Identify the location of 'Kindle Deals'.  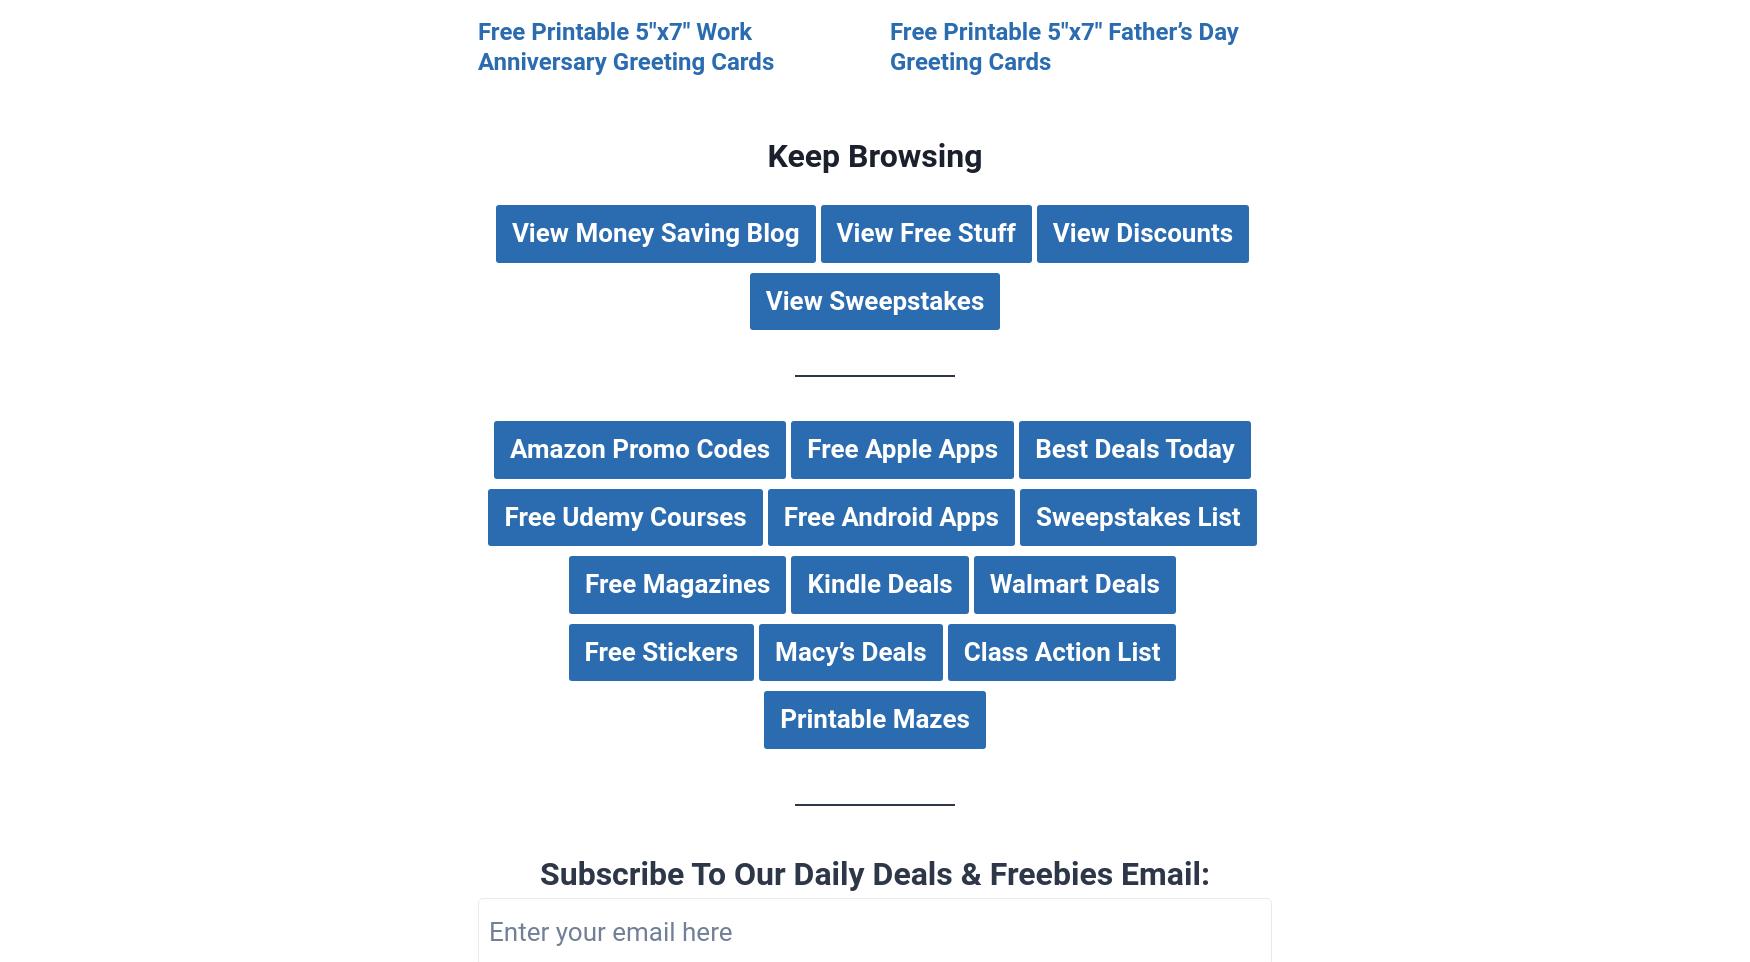
(878, 583).